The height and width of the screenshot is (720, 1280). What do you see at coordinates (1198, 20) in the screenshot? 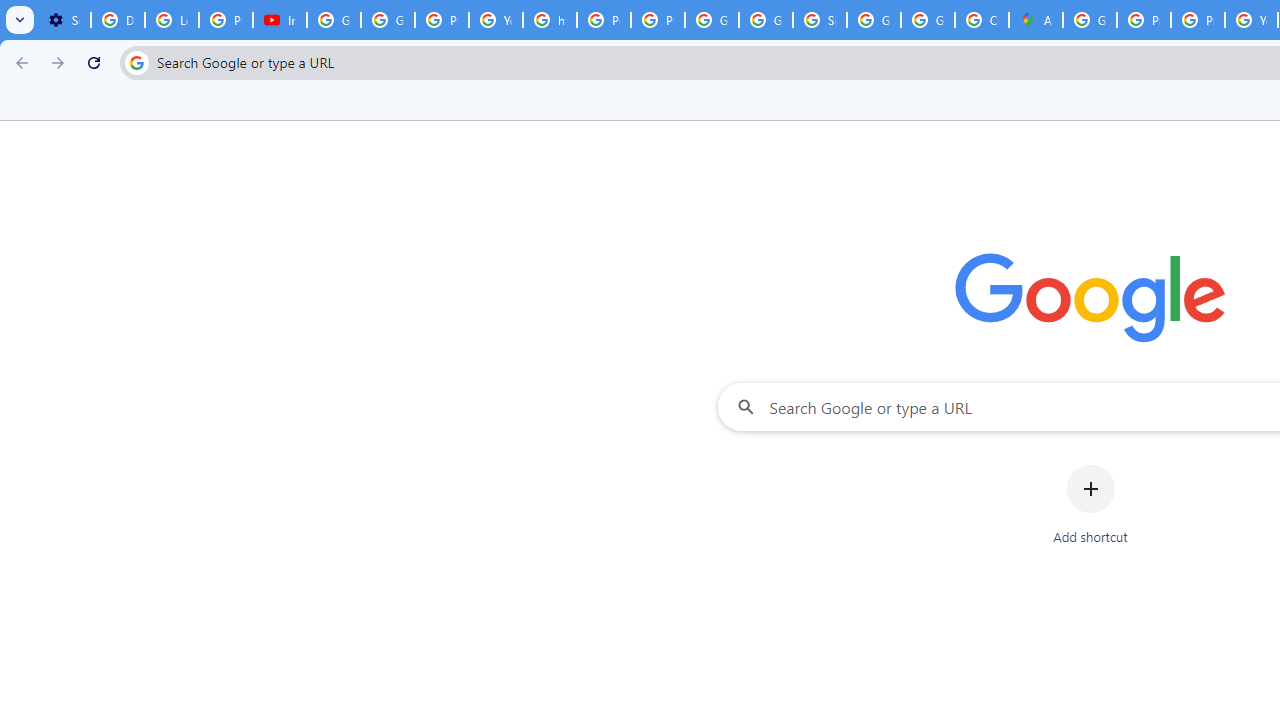
I see `'Privacy Help Center - Policies Help'` at bounding box center [1198, 20].